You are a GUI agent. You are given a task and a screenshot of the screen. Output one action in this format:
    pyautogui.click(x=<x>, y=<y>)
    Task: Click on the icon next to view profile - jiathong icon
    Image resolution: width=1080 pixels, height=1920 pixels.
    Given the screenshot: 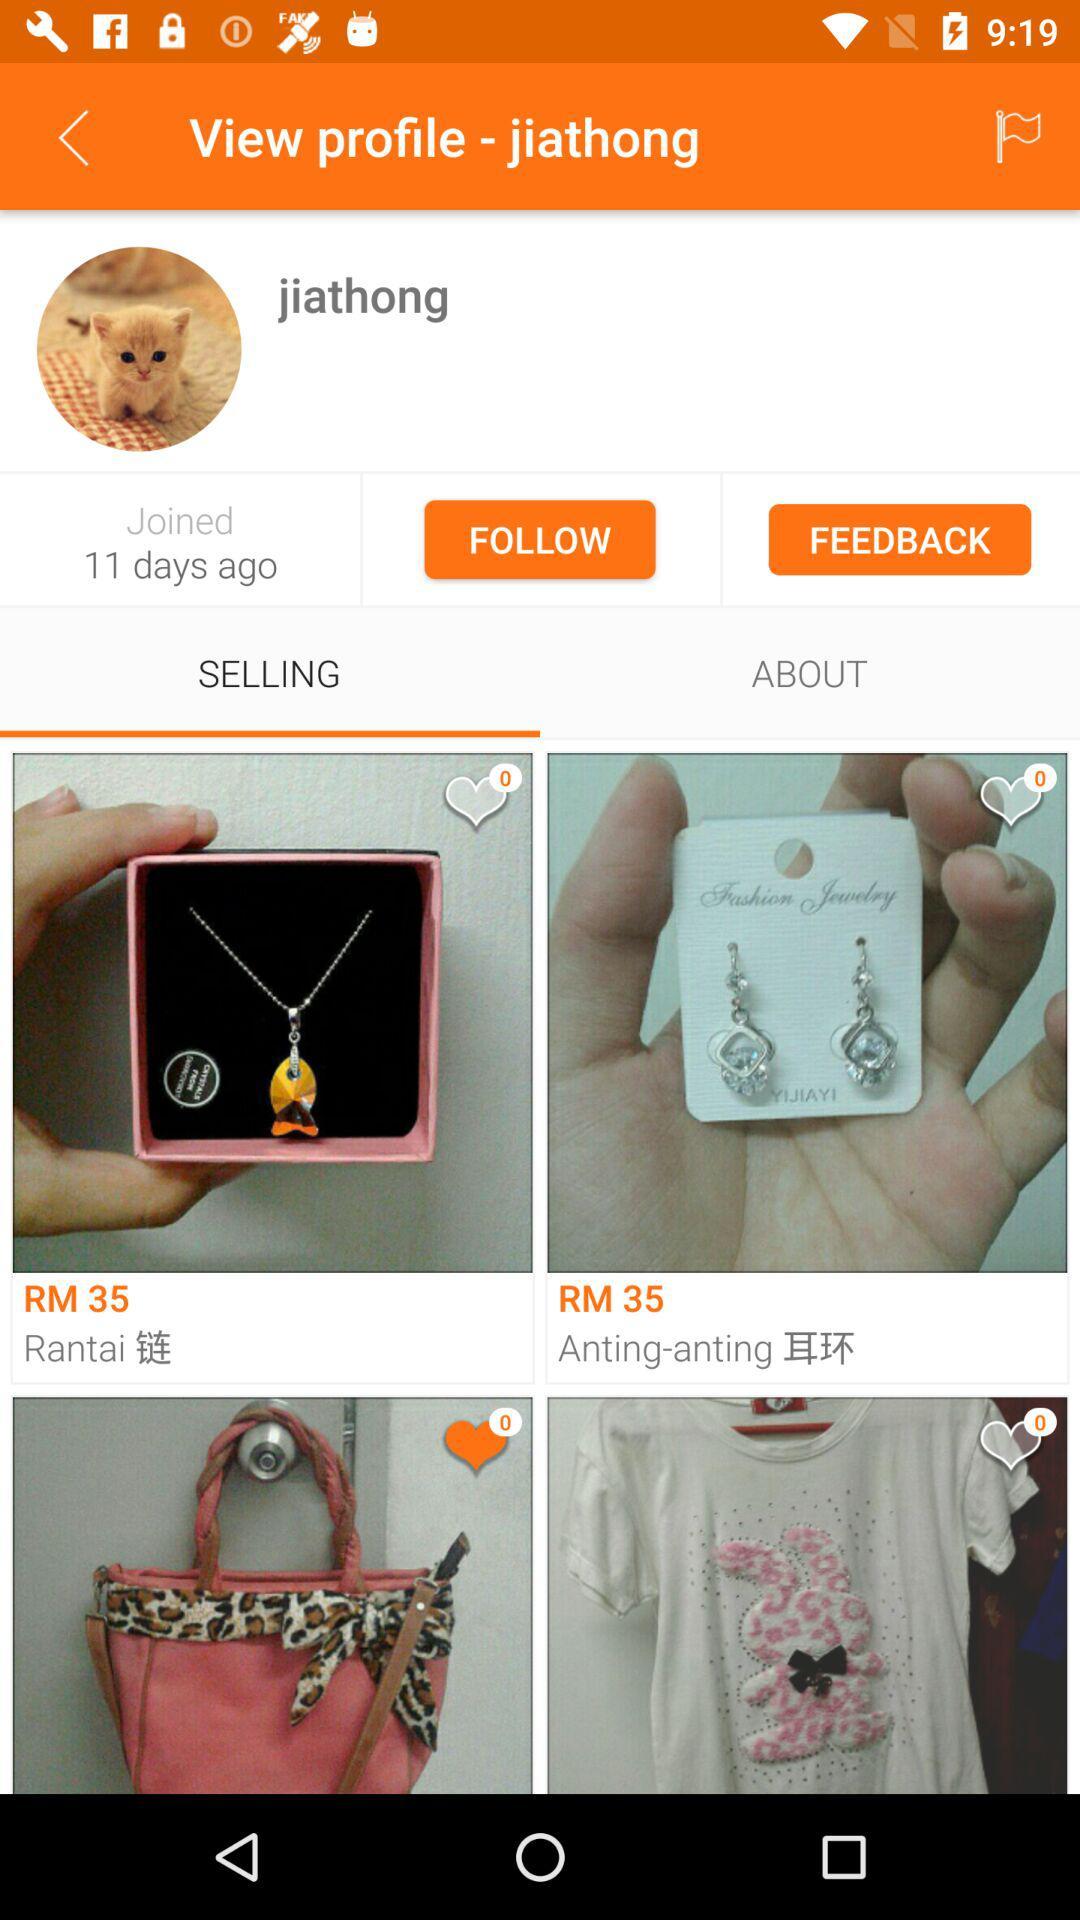 What is the action you would take?
    pyautogui.click(x=72, y=135)
    